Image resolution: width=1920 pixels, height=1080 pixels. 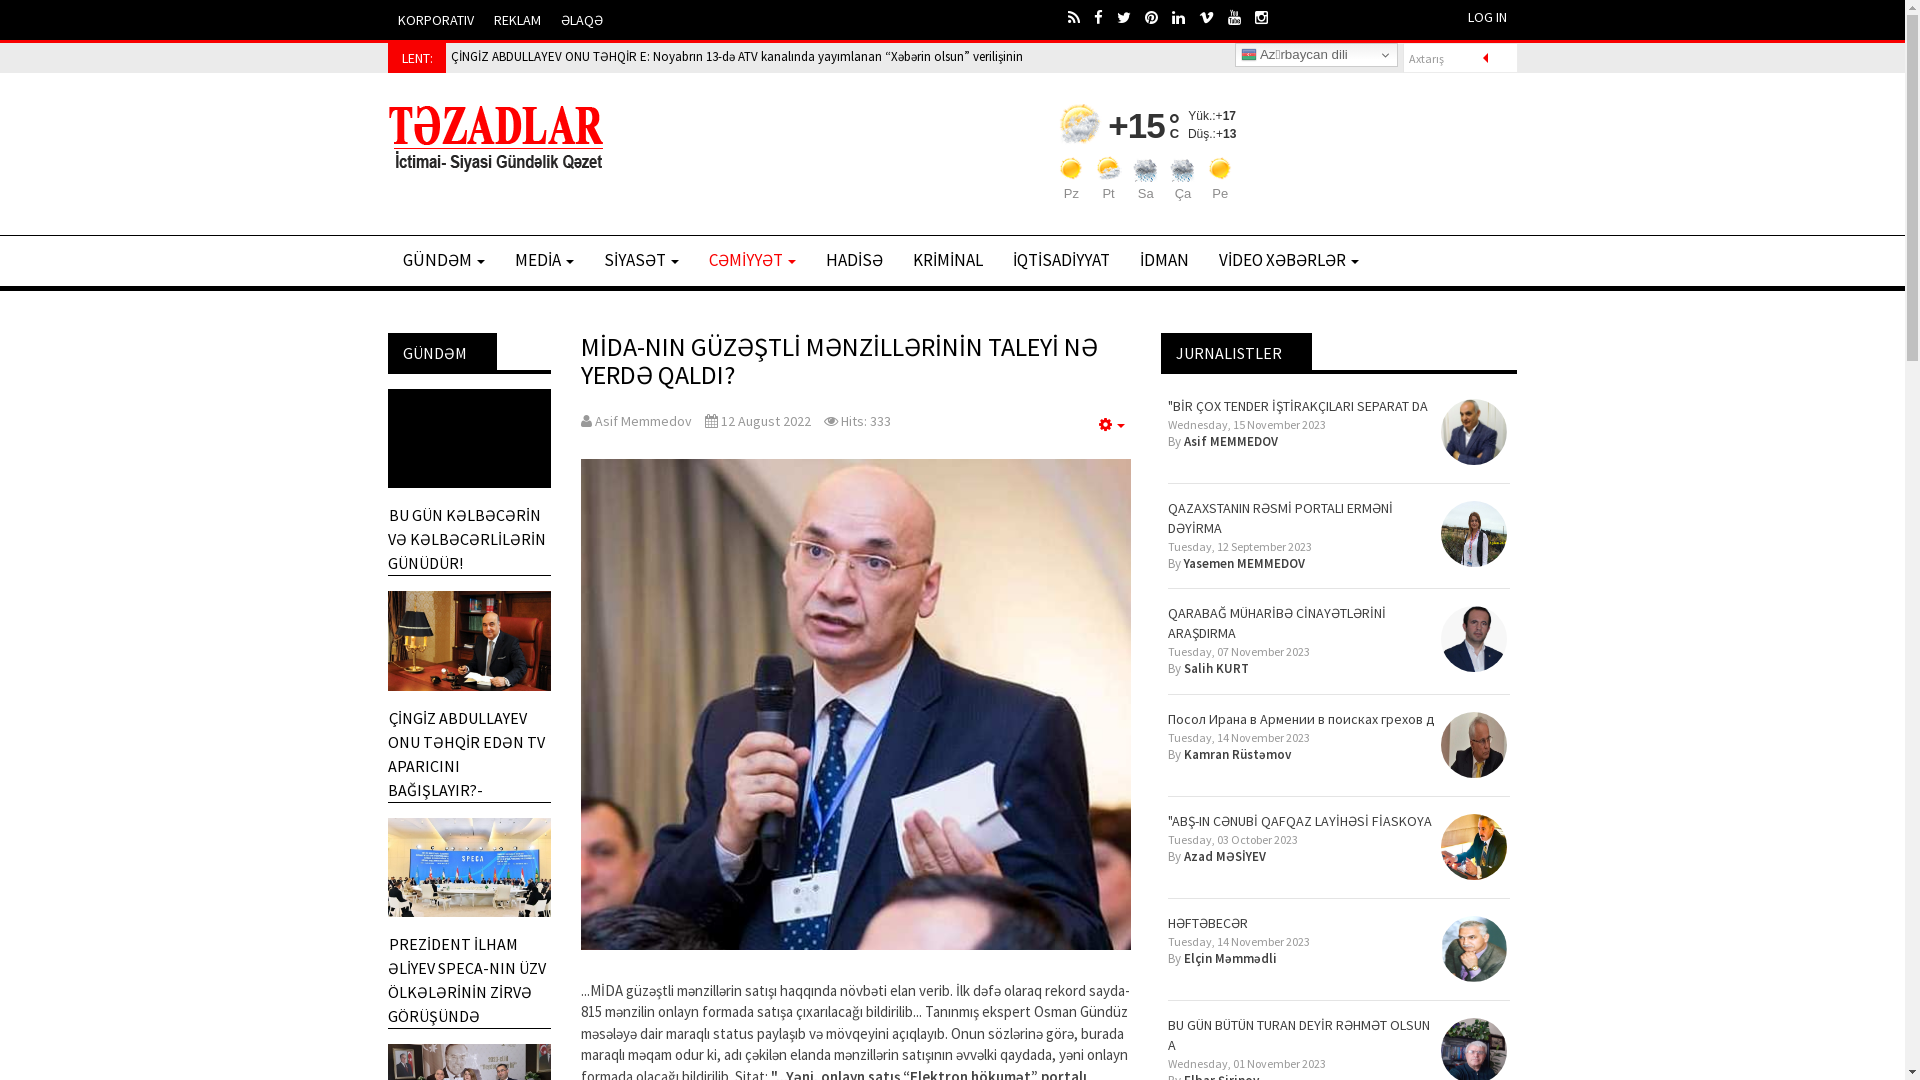 I want to click on 'KORPORATIV', so click(x=388, y=19).